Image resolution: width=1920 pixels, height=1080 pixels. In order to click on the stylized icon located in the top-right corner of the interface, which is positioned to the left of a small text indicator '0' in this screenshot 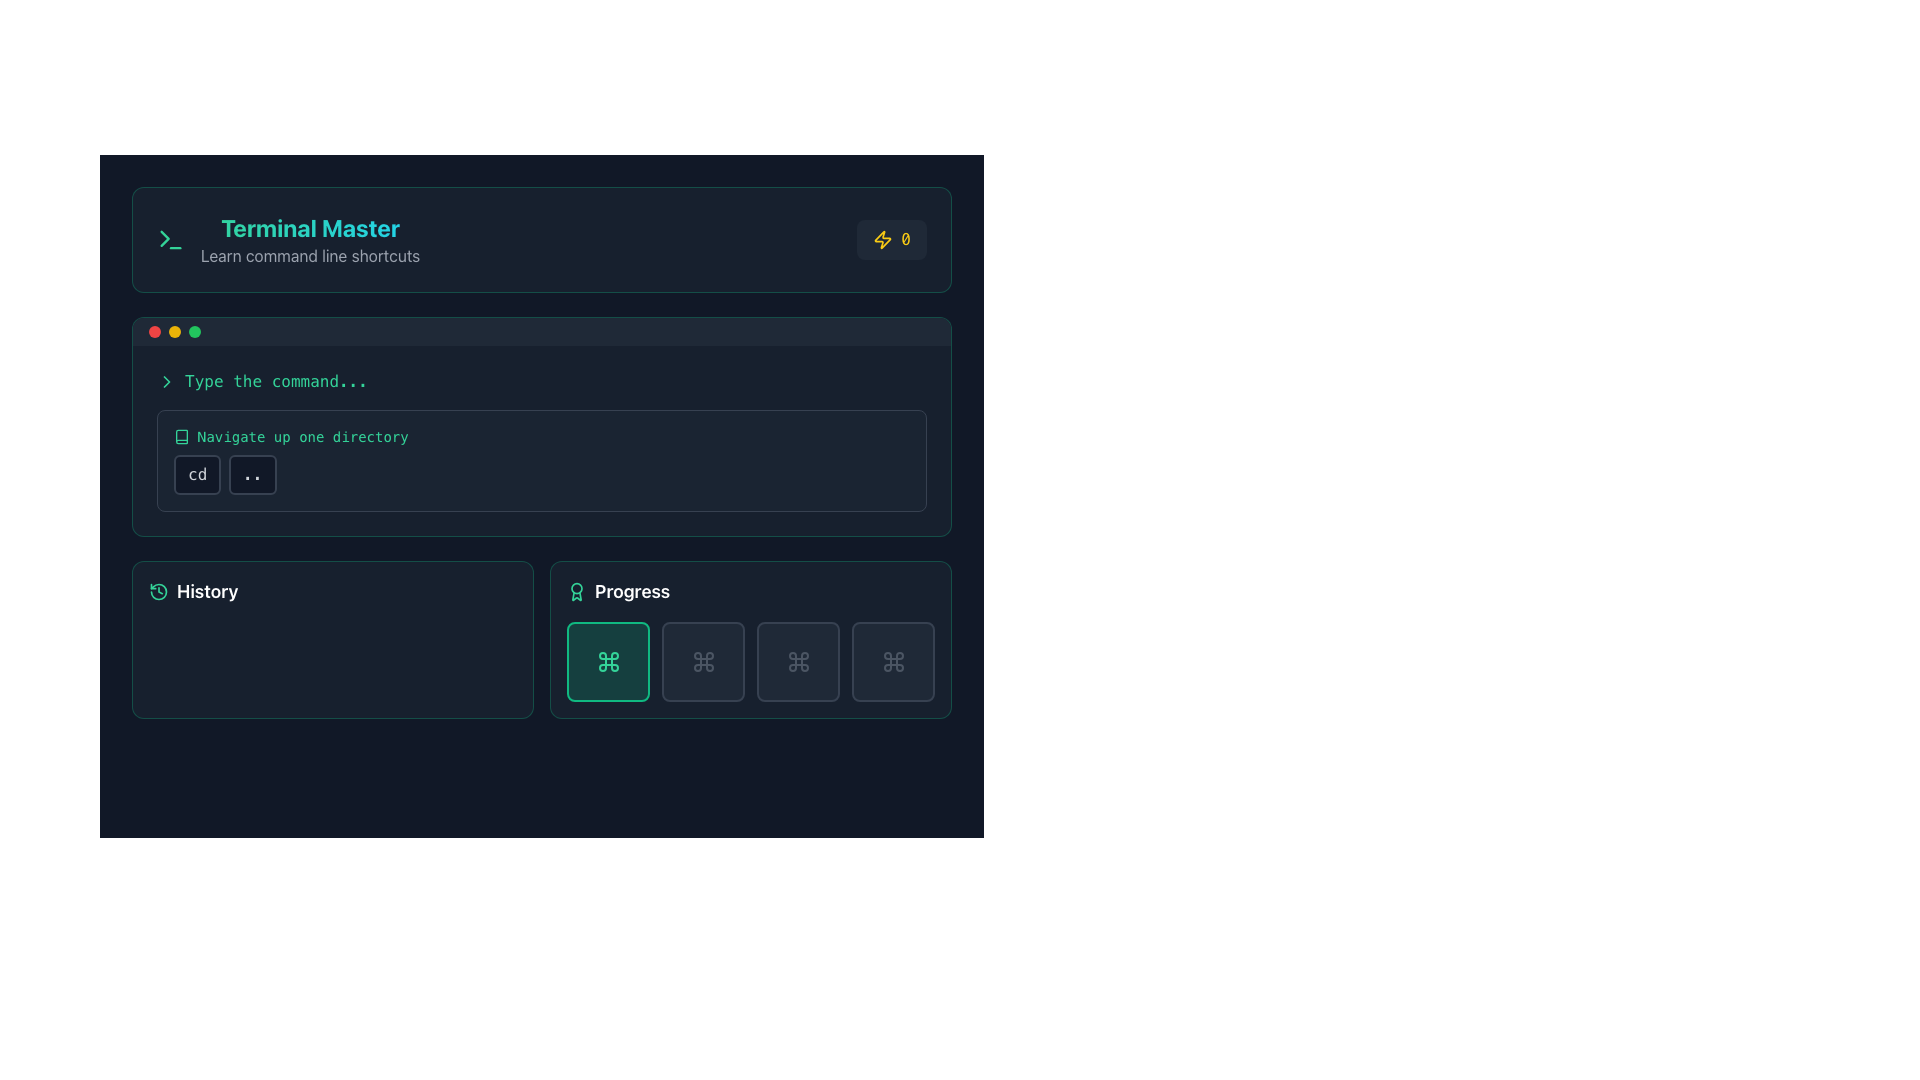, I will do `click(882, 238)`.